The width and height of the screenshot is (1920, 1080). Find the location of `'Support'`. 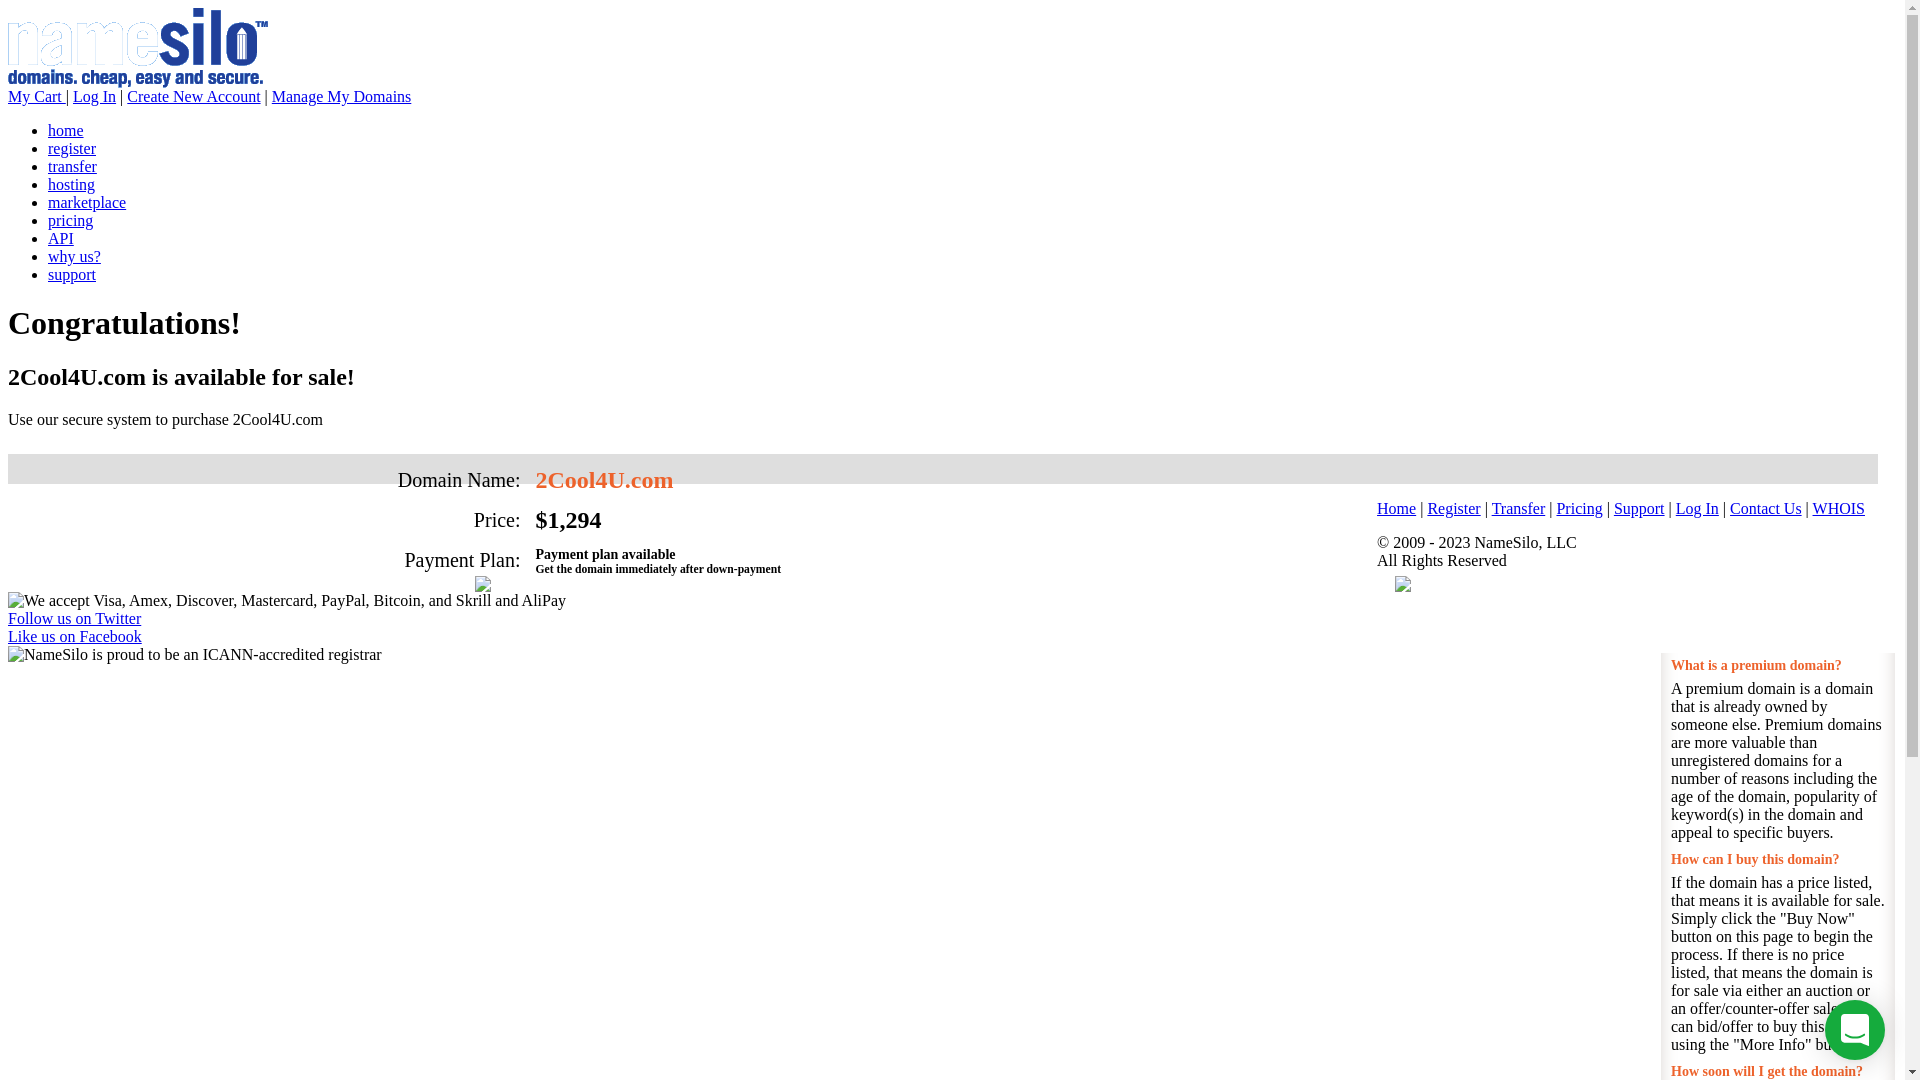

'Support' is located at coordinates (1639, 507).